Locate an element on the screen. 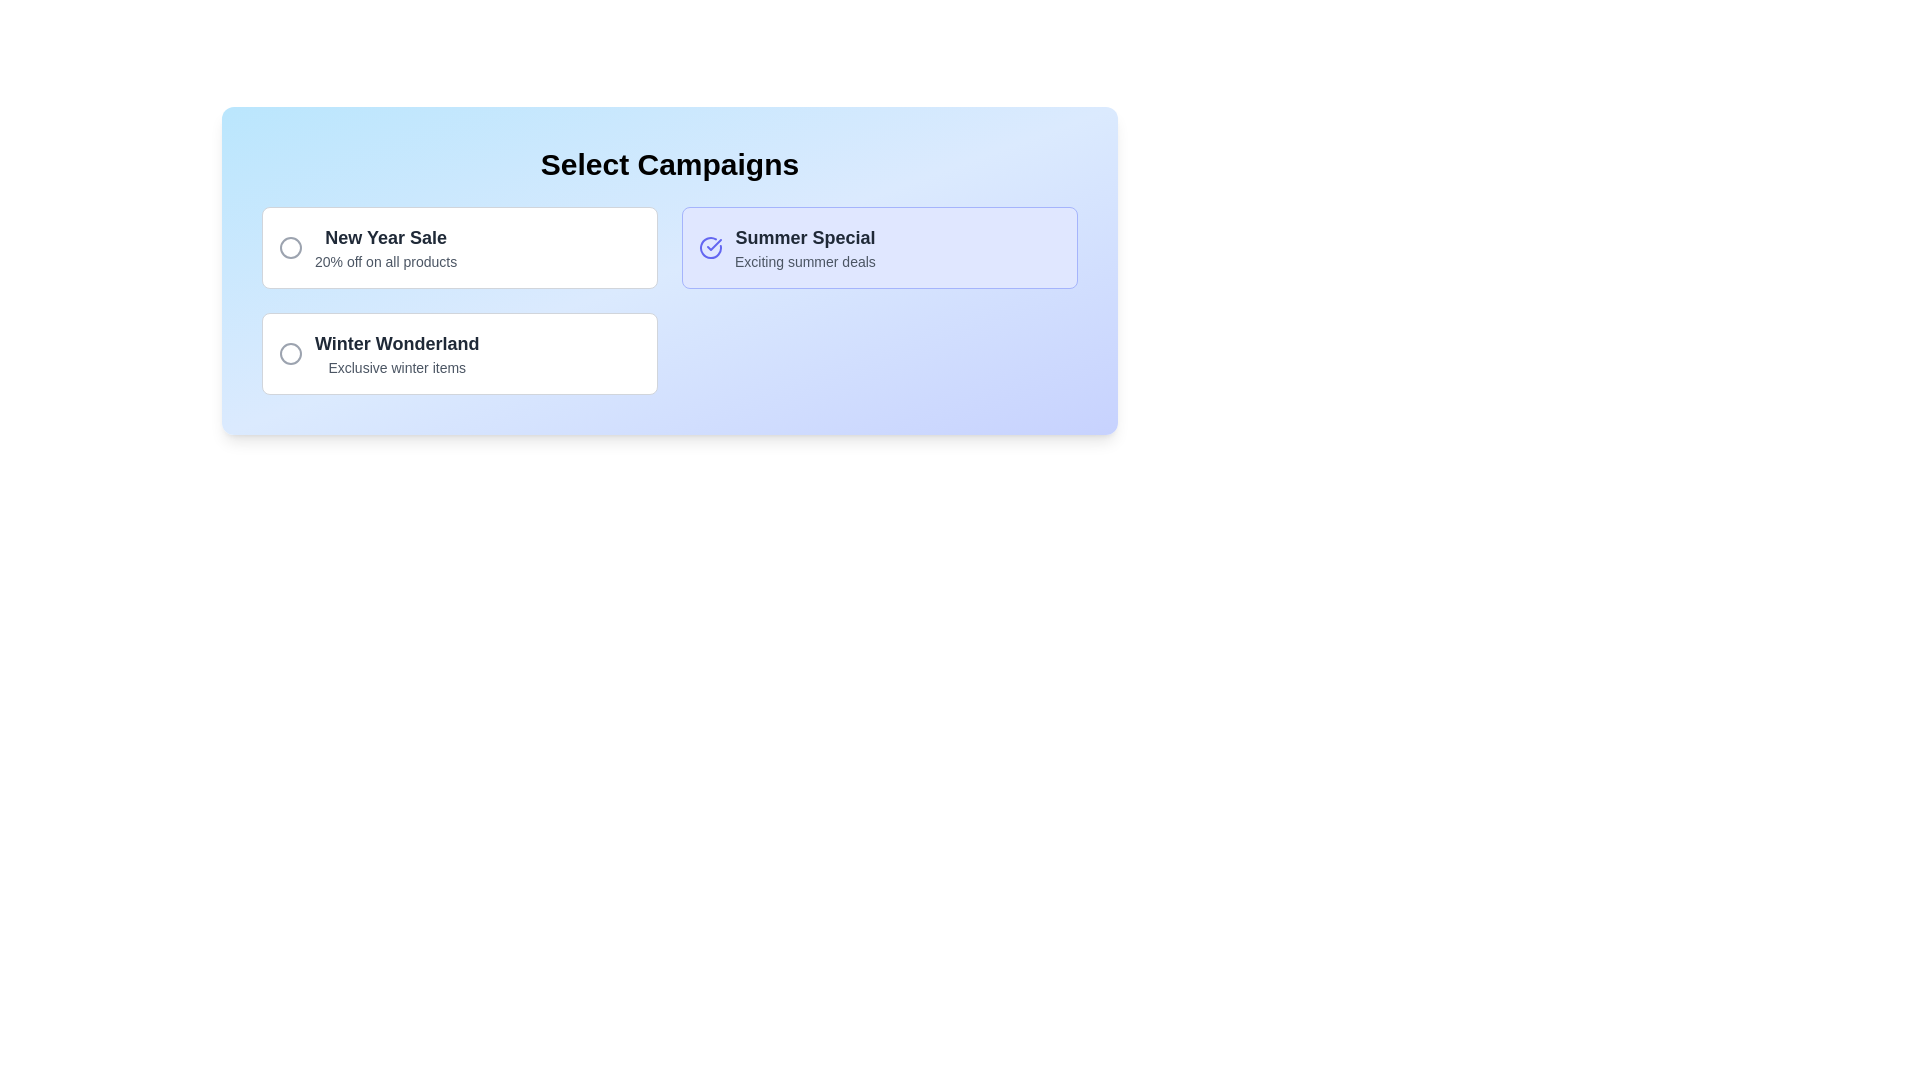 The height and width of the screenshot is (1080, 1920). the 'New Year Sale' text element, which is the title of the top-left card in the 'Select Campaigns' section, above the subtitle '20% off on all products' is located at coordinates (386, 237).